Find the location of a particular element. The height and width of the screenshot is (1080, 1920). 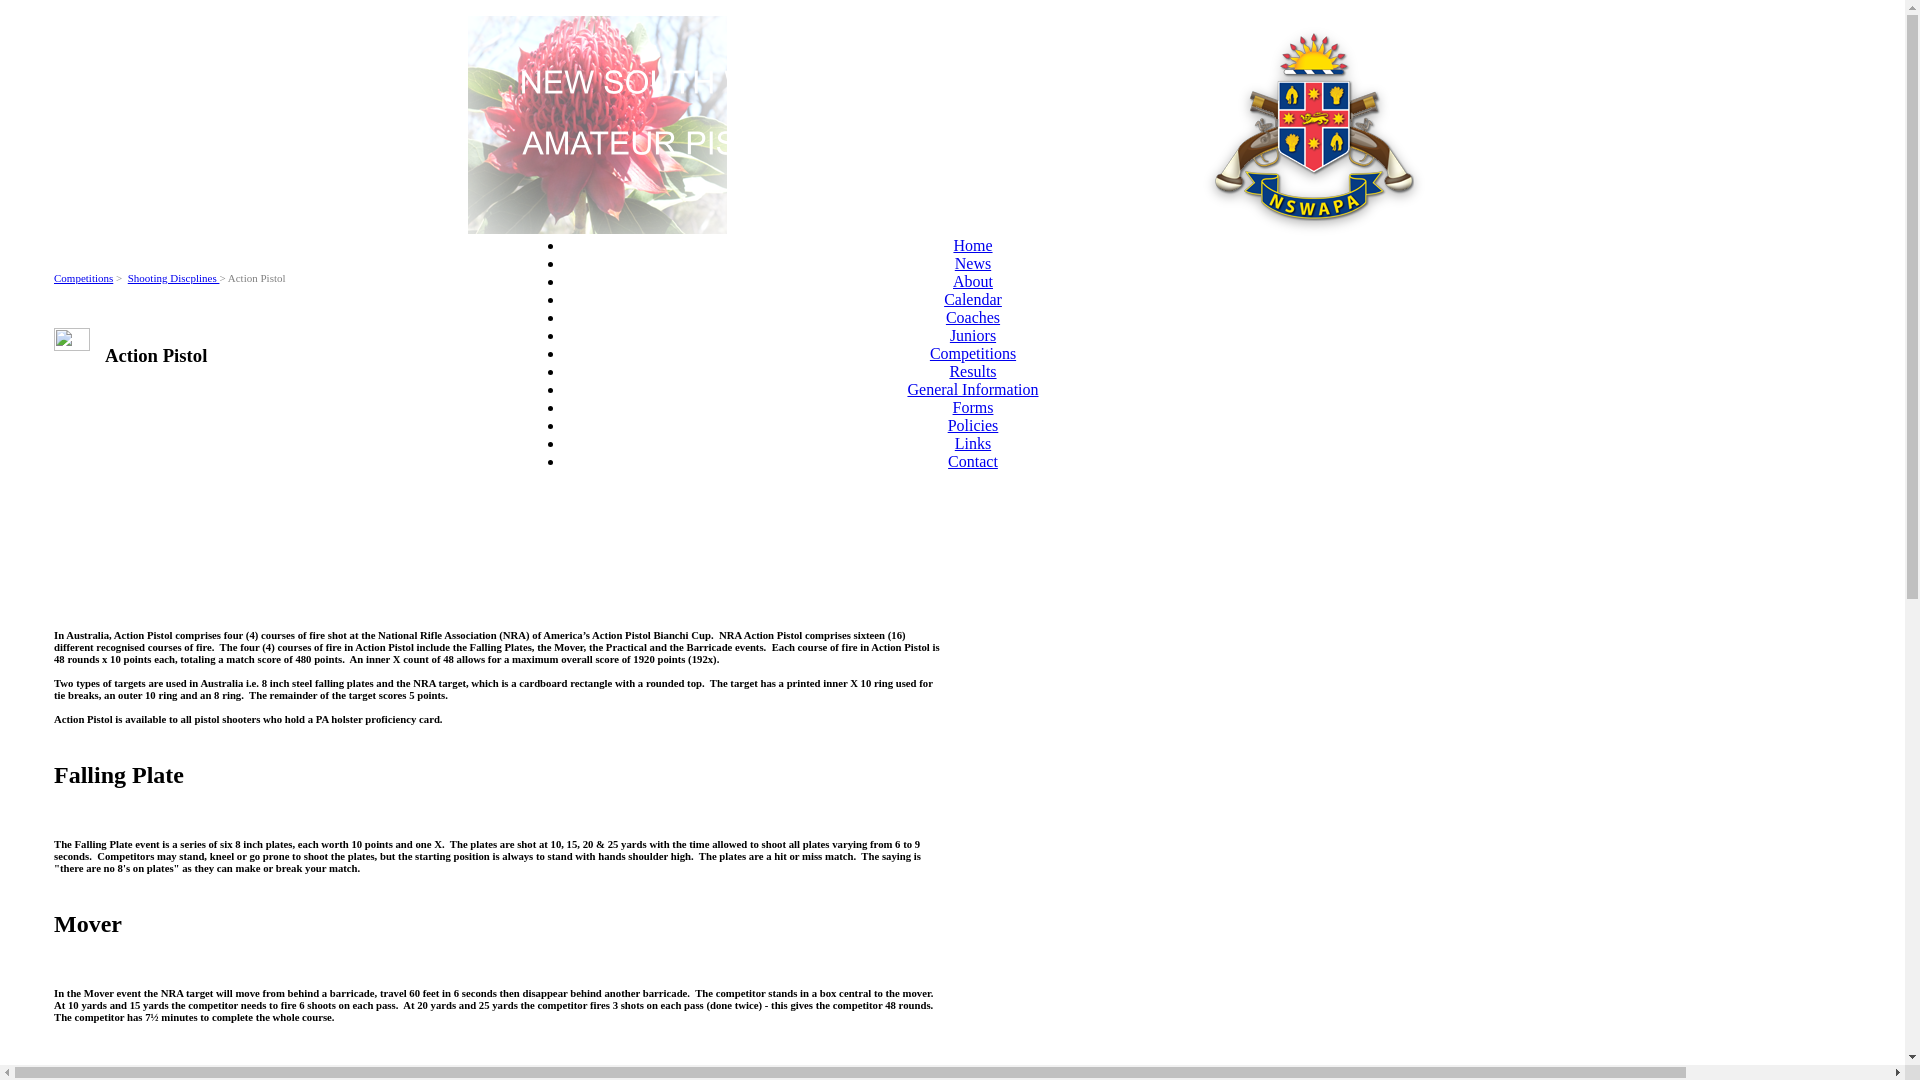

'Calendar' is located at coordinates (973, 299).